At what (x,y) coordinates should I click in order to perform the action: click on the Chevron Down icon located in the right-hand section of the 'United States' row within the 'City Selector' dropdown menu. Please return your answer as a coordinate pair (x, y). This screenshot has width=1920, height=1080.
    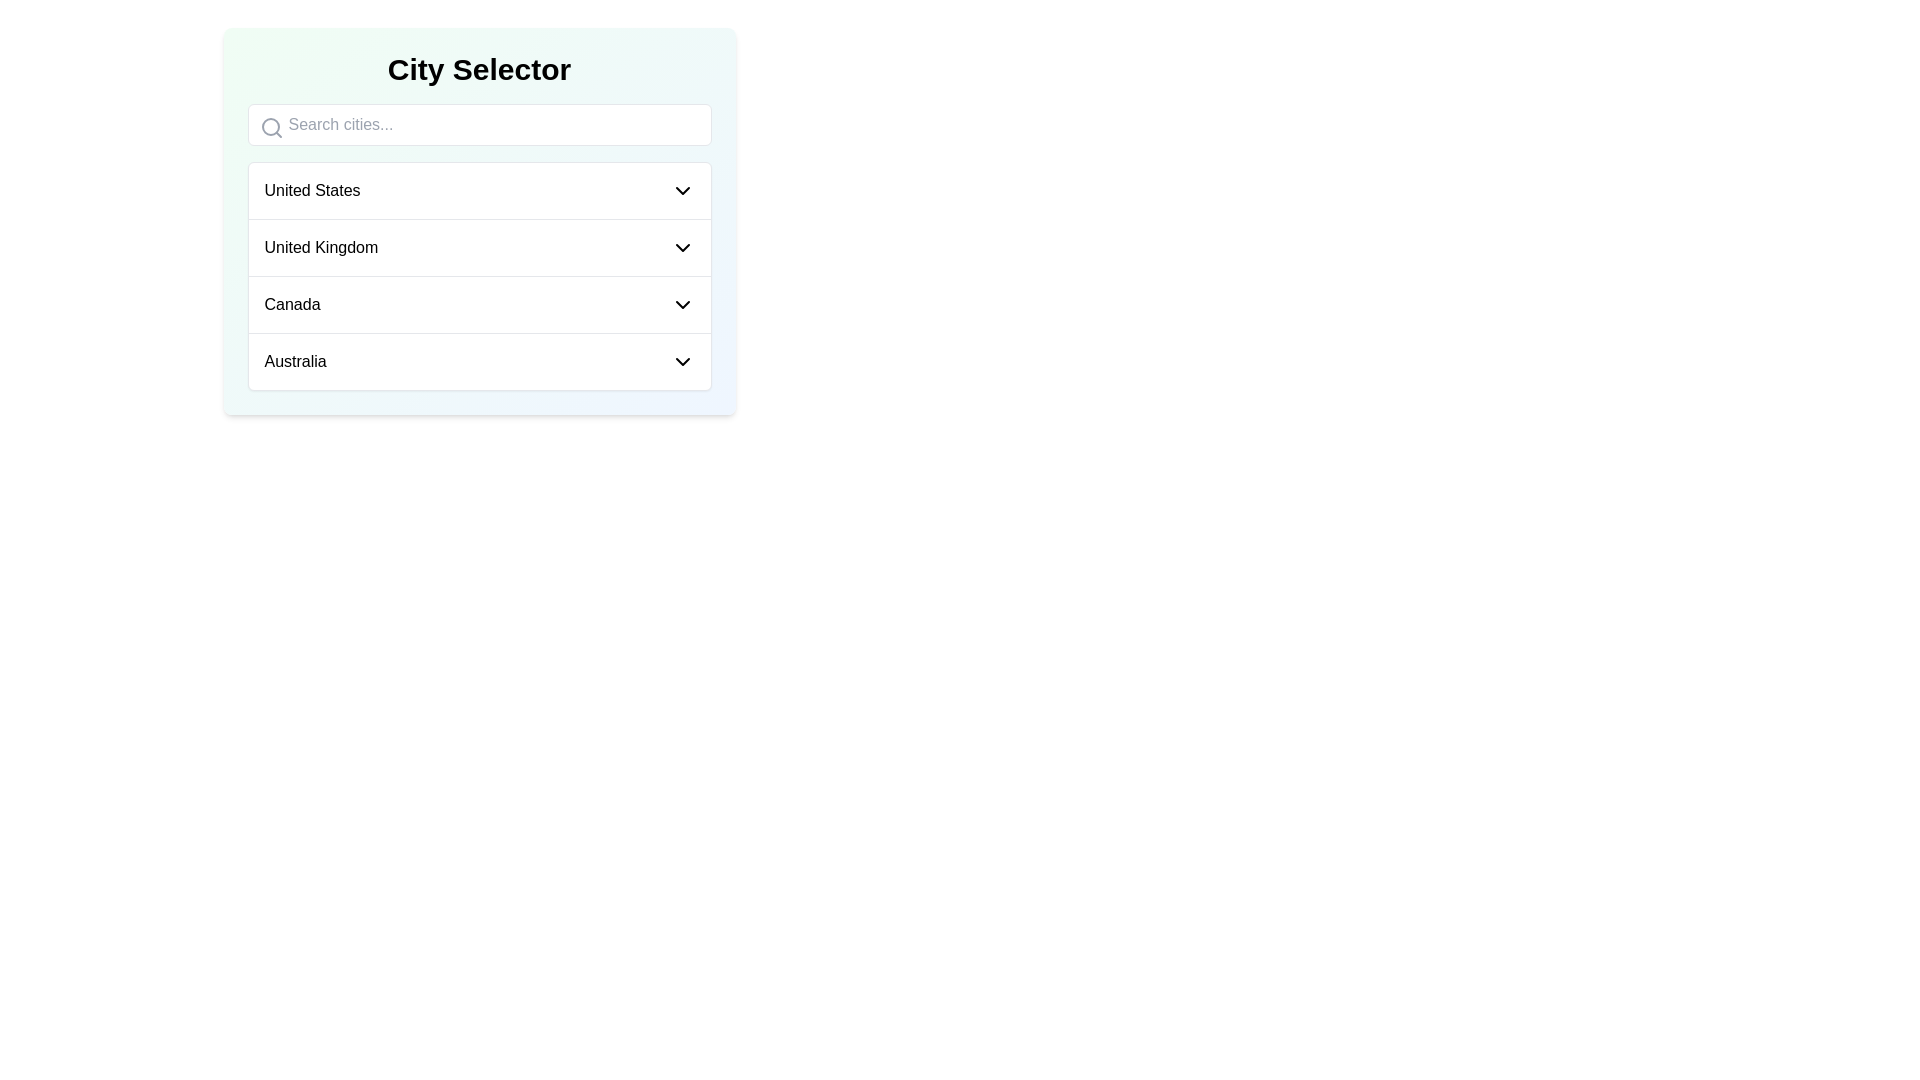
    Looking at the image, I should click on (682, 191).